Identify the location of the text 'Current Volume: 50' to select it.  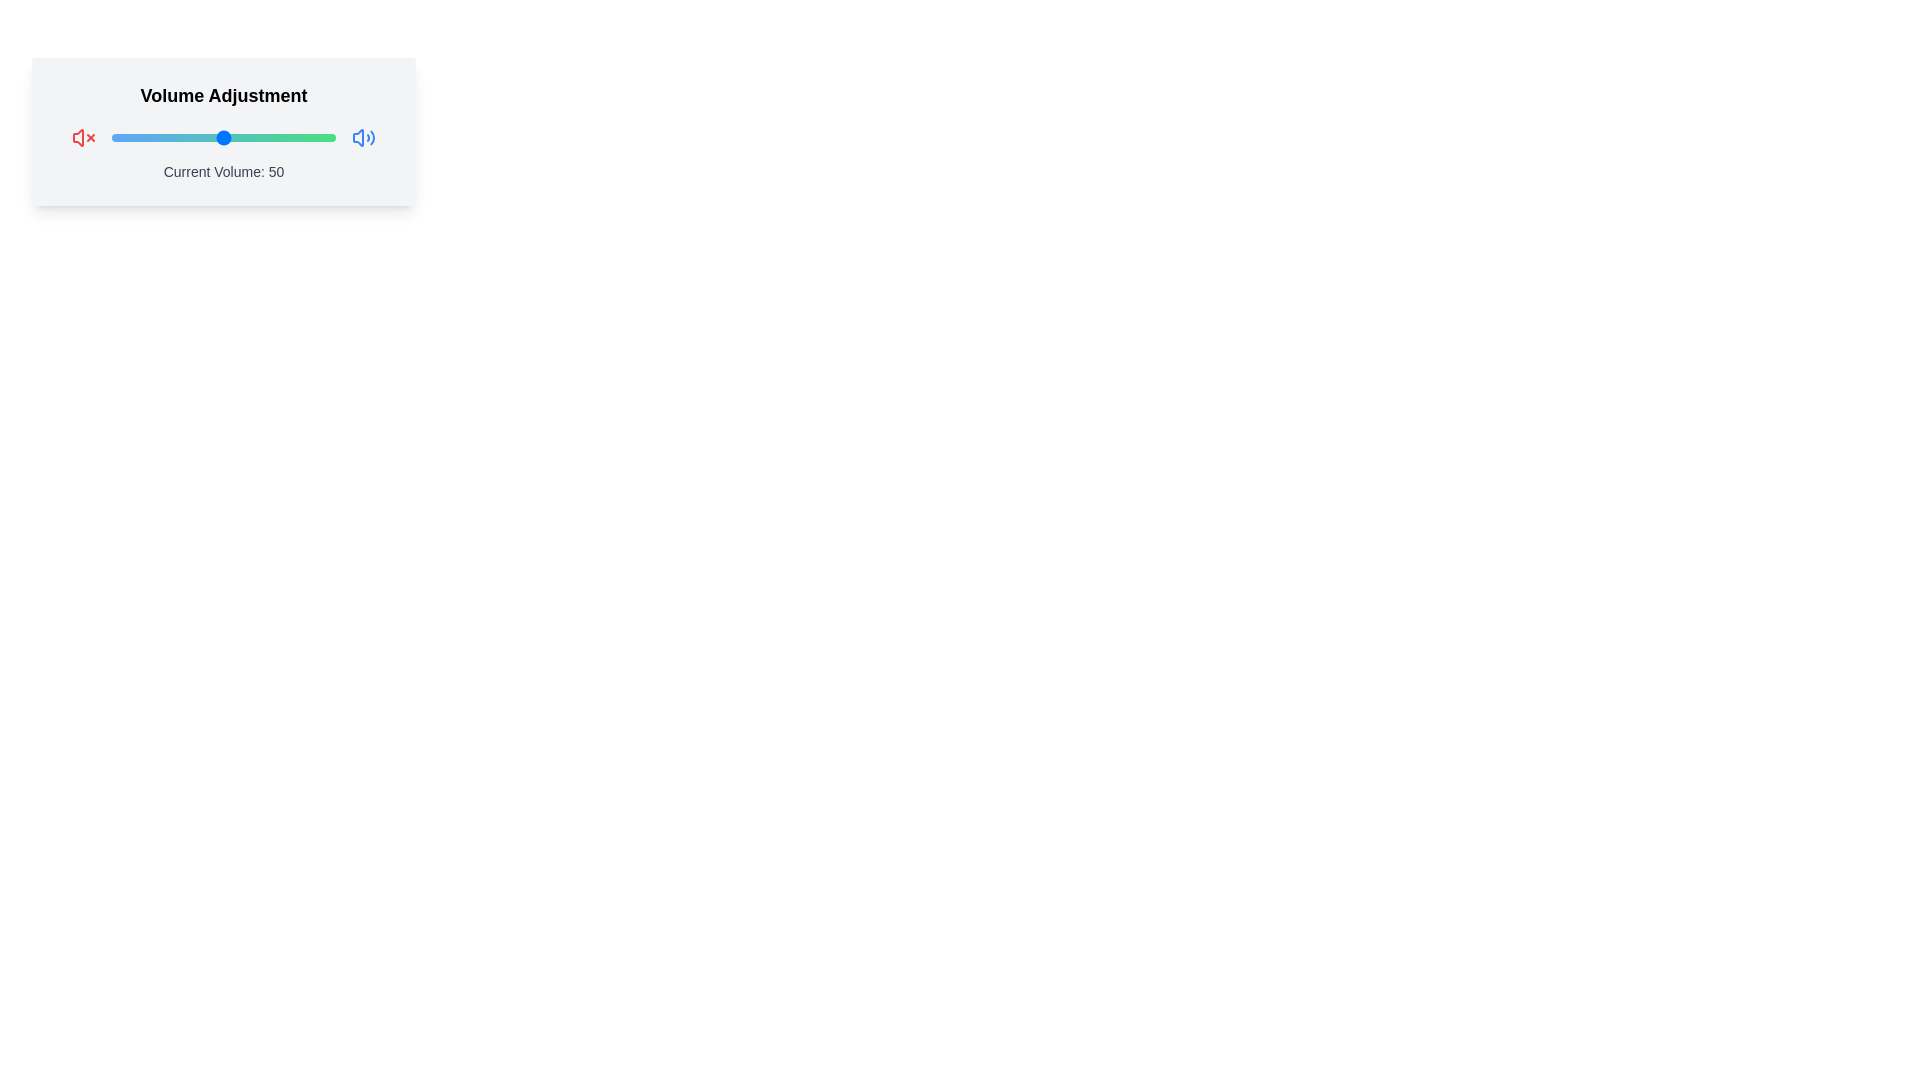
(224, 171).